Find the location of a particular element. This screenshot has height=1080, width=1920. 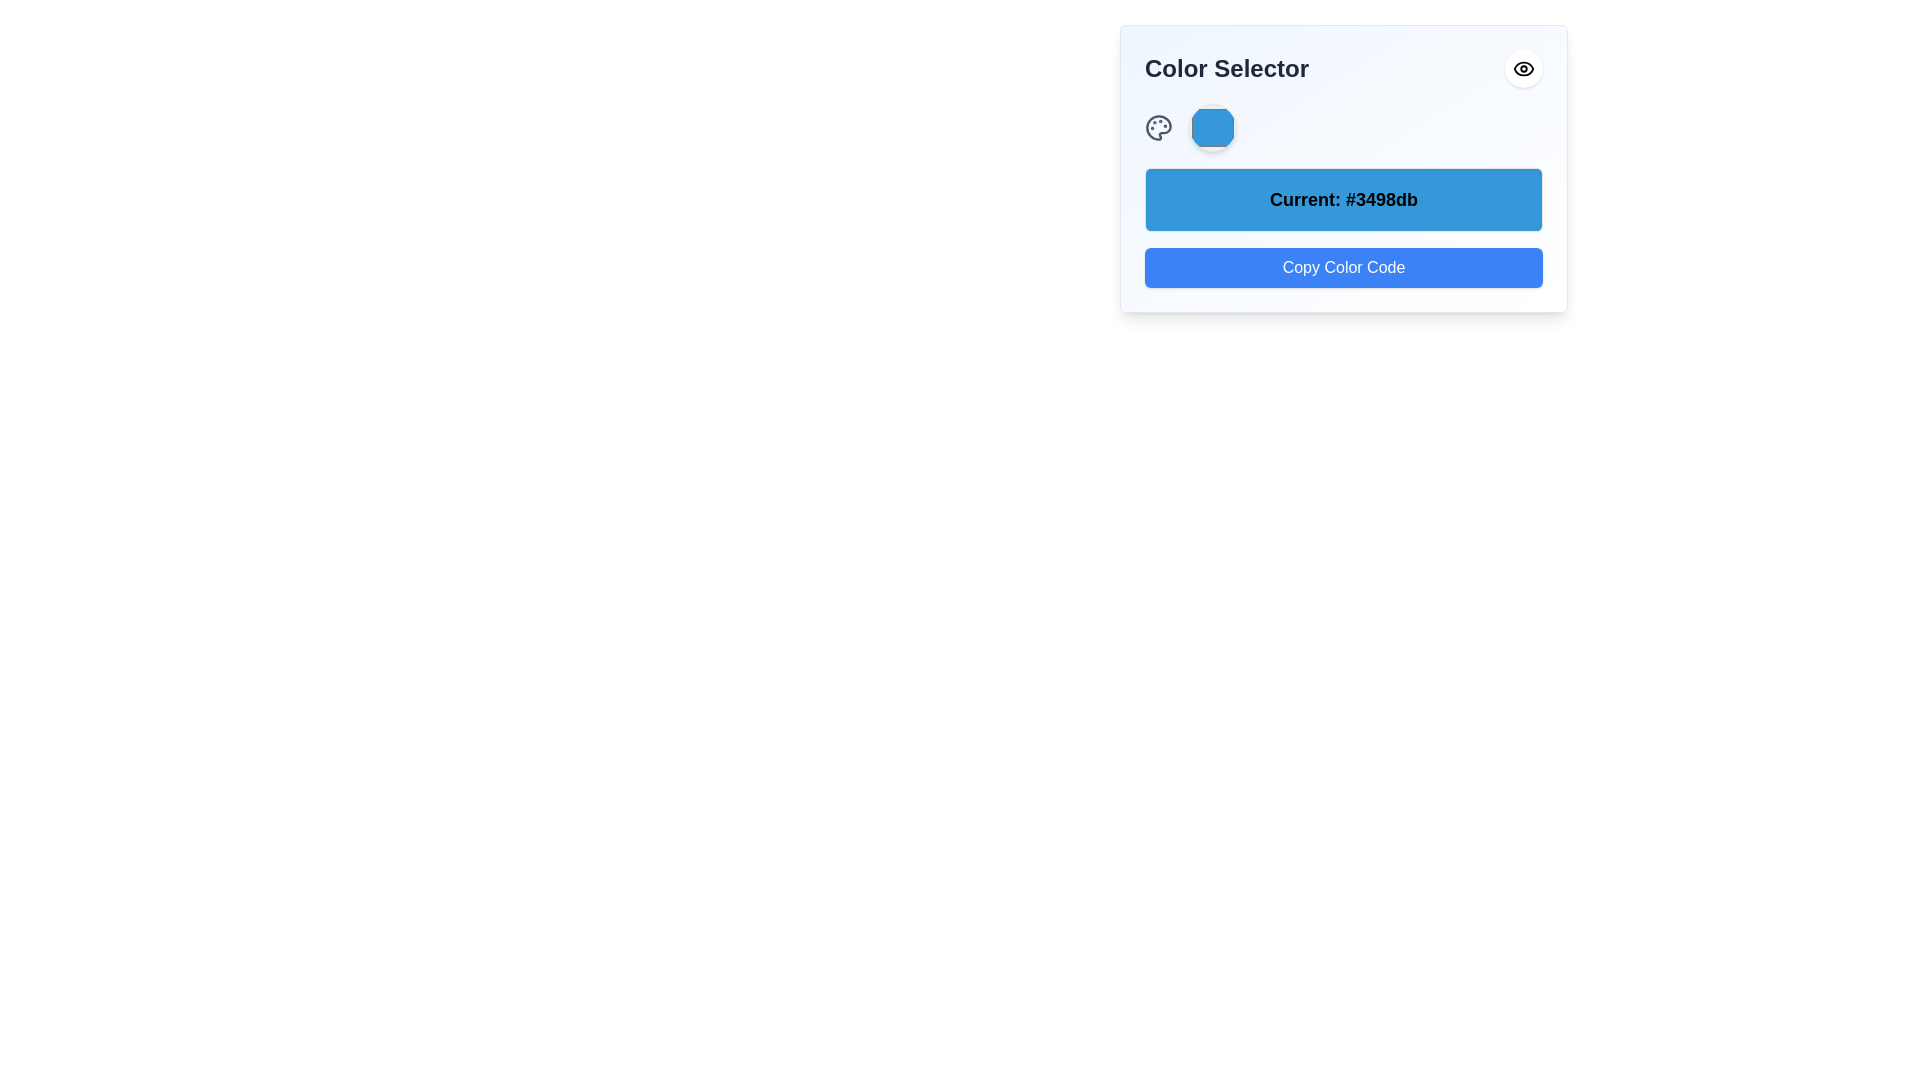

the 'Copy Color Code' button, which is a rectangular button with rounded corners, blue background, and white text, located below the blue area displaying 'Current: #3498db' is located at coordinates (1344, 266).